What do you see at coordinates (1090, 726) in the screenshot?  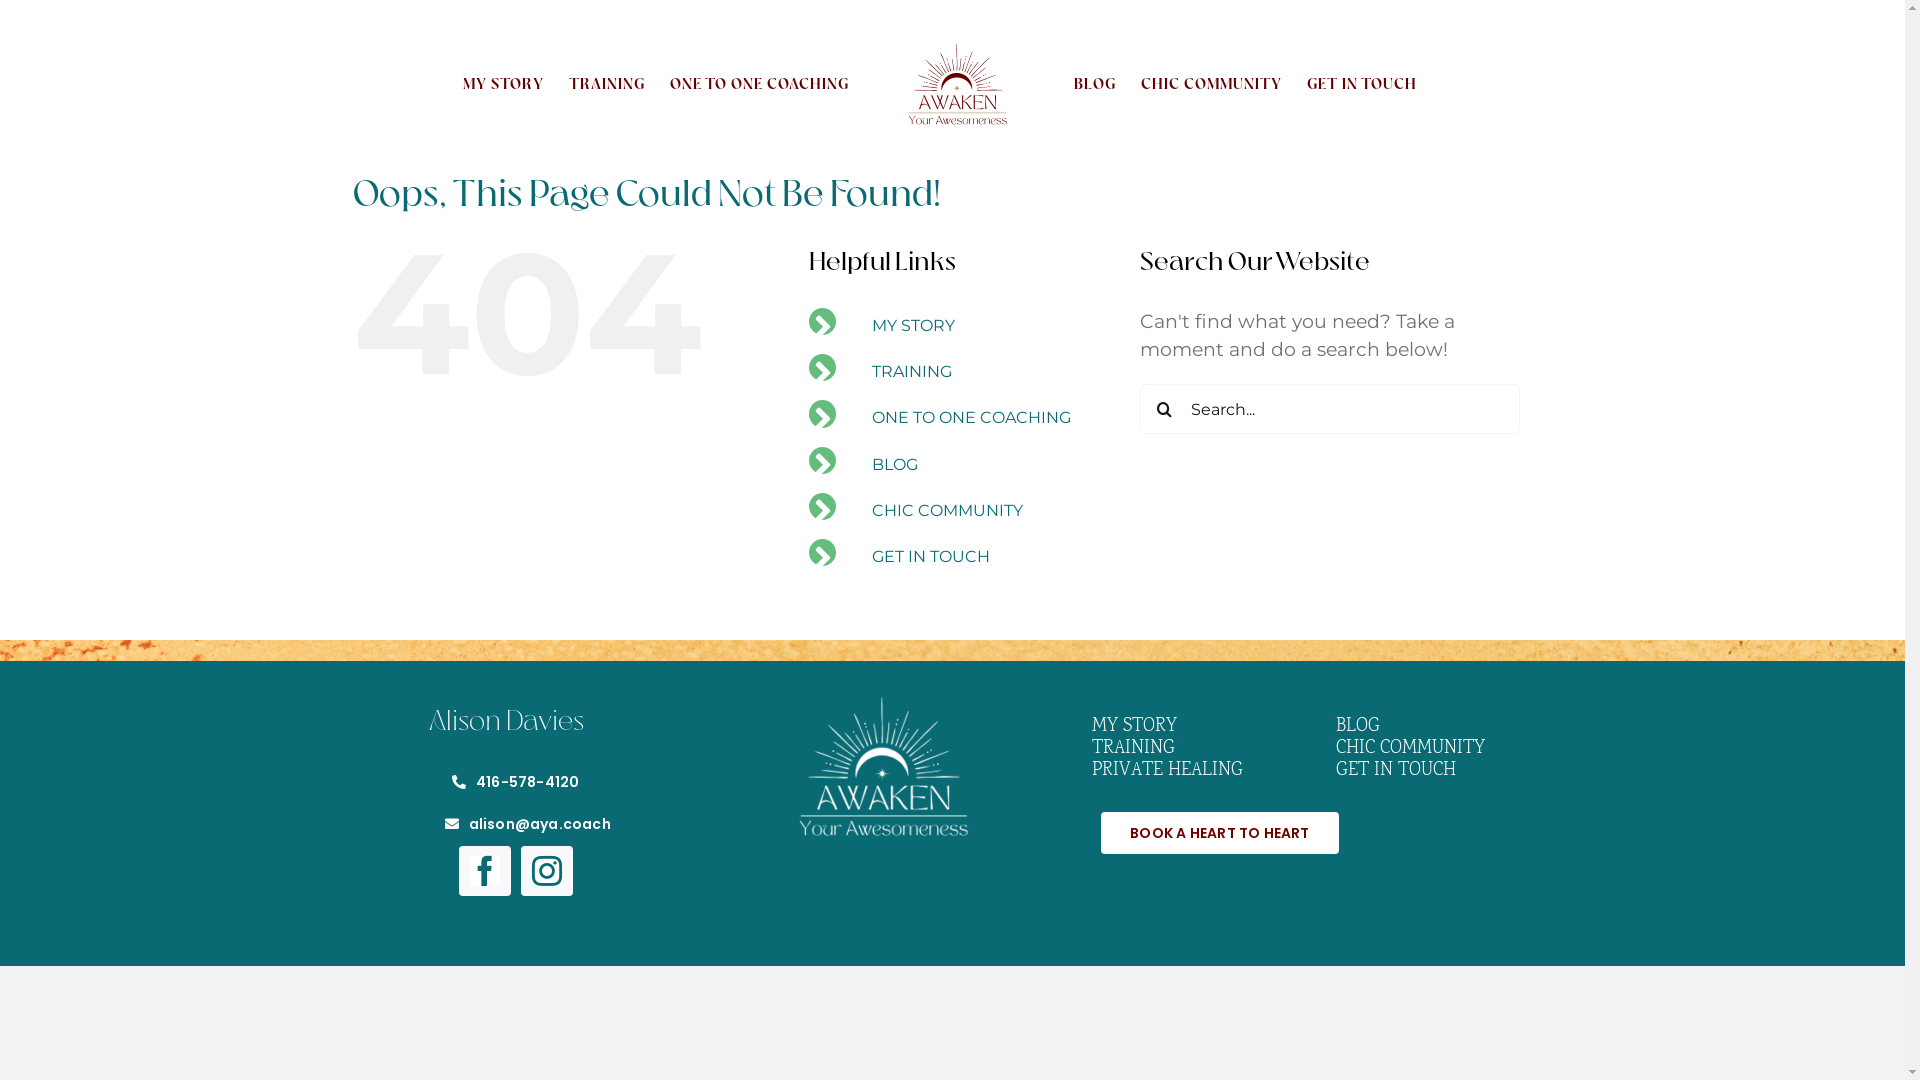 I see `'MY STORY'` at bounding box center [1090, 726].